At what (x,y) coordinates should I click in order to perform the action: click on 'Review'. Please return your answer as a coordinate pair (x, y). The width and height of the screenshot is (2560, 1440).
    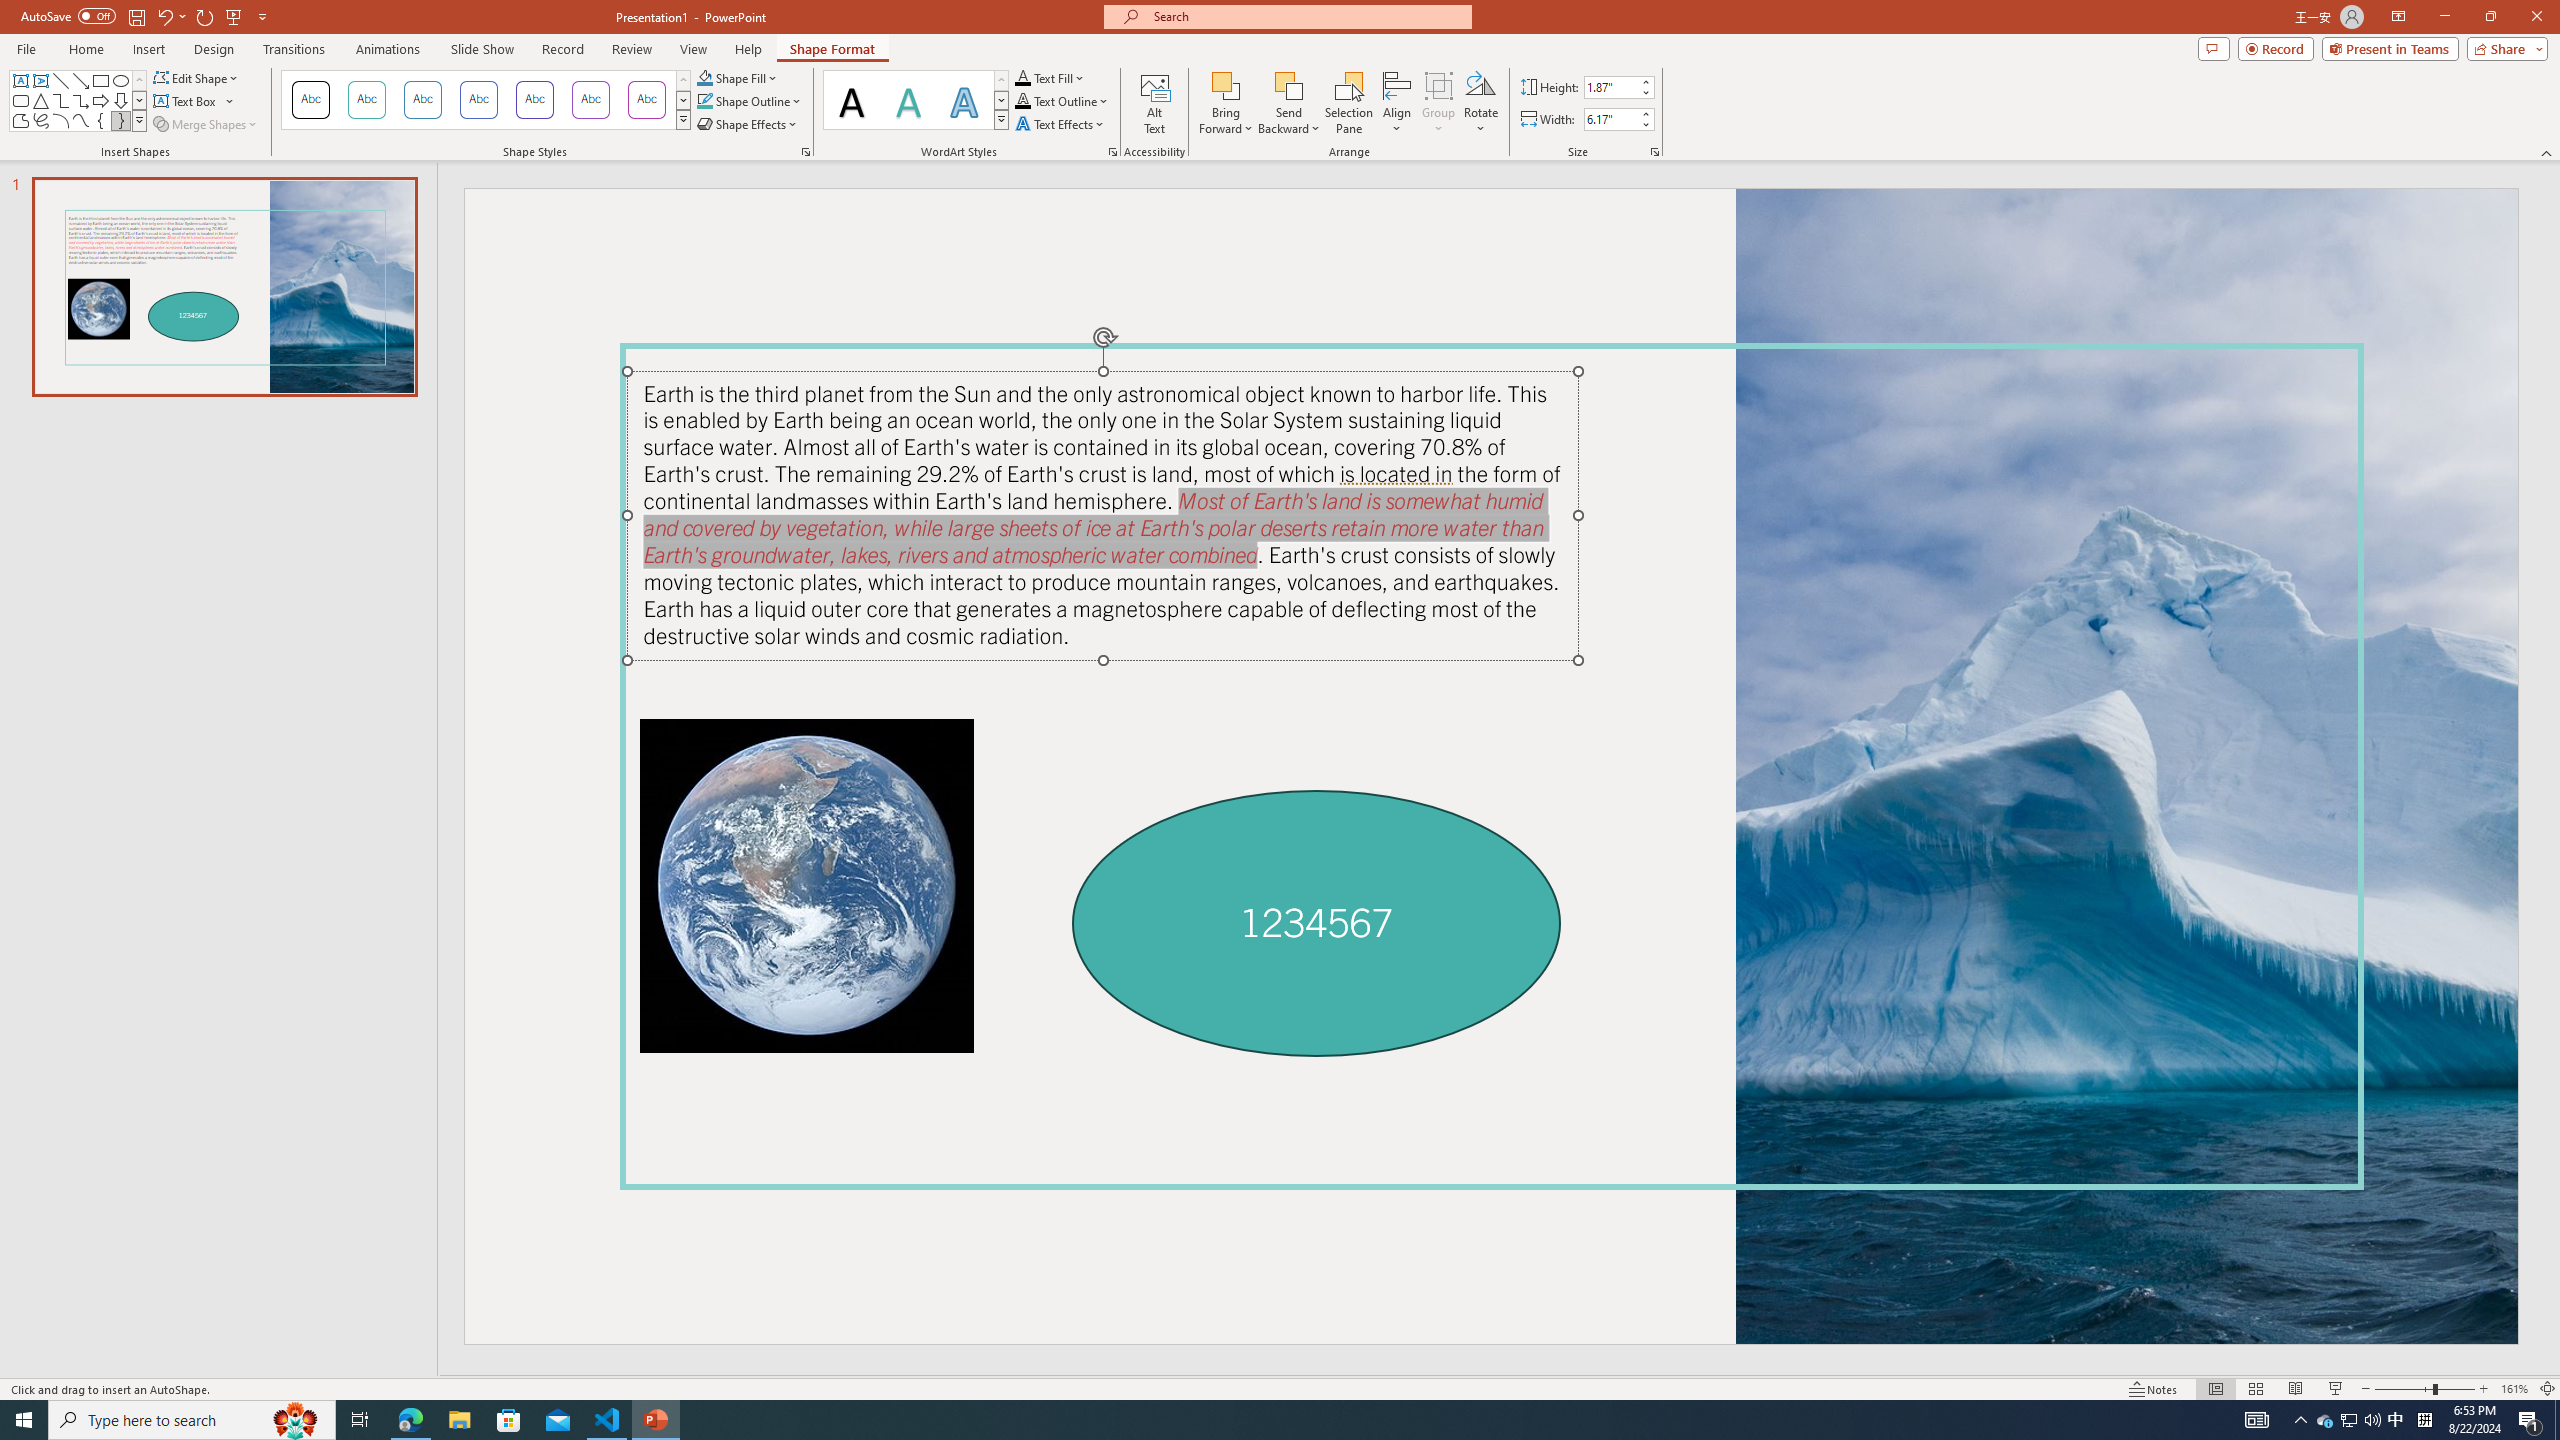
    Looking at the image, I should click on (631, 49).